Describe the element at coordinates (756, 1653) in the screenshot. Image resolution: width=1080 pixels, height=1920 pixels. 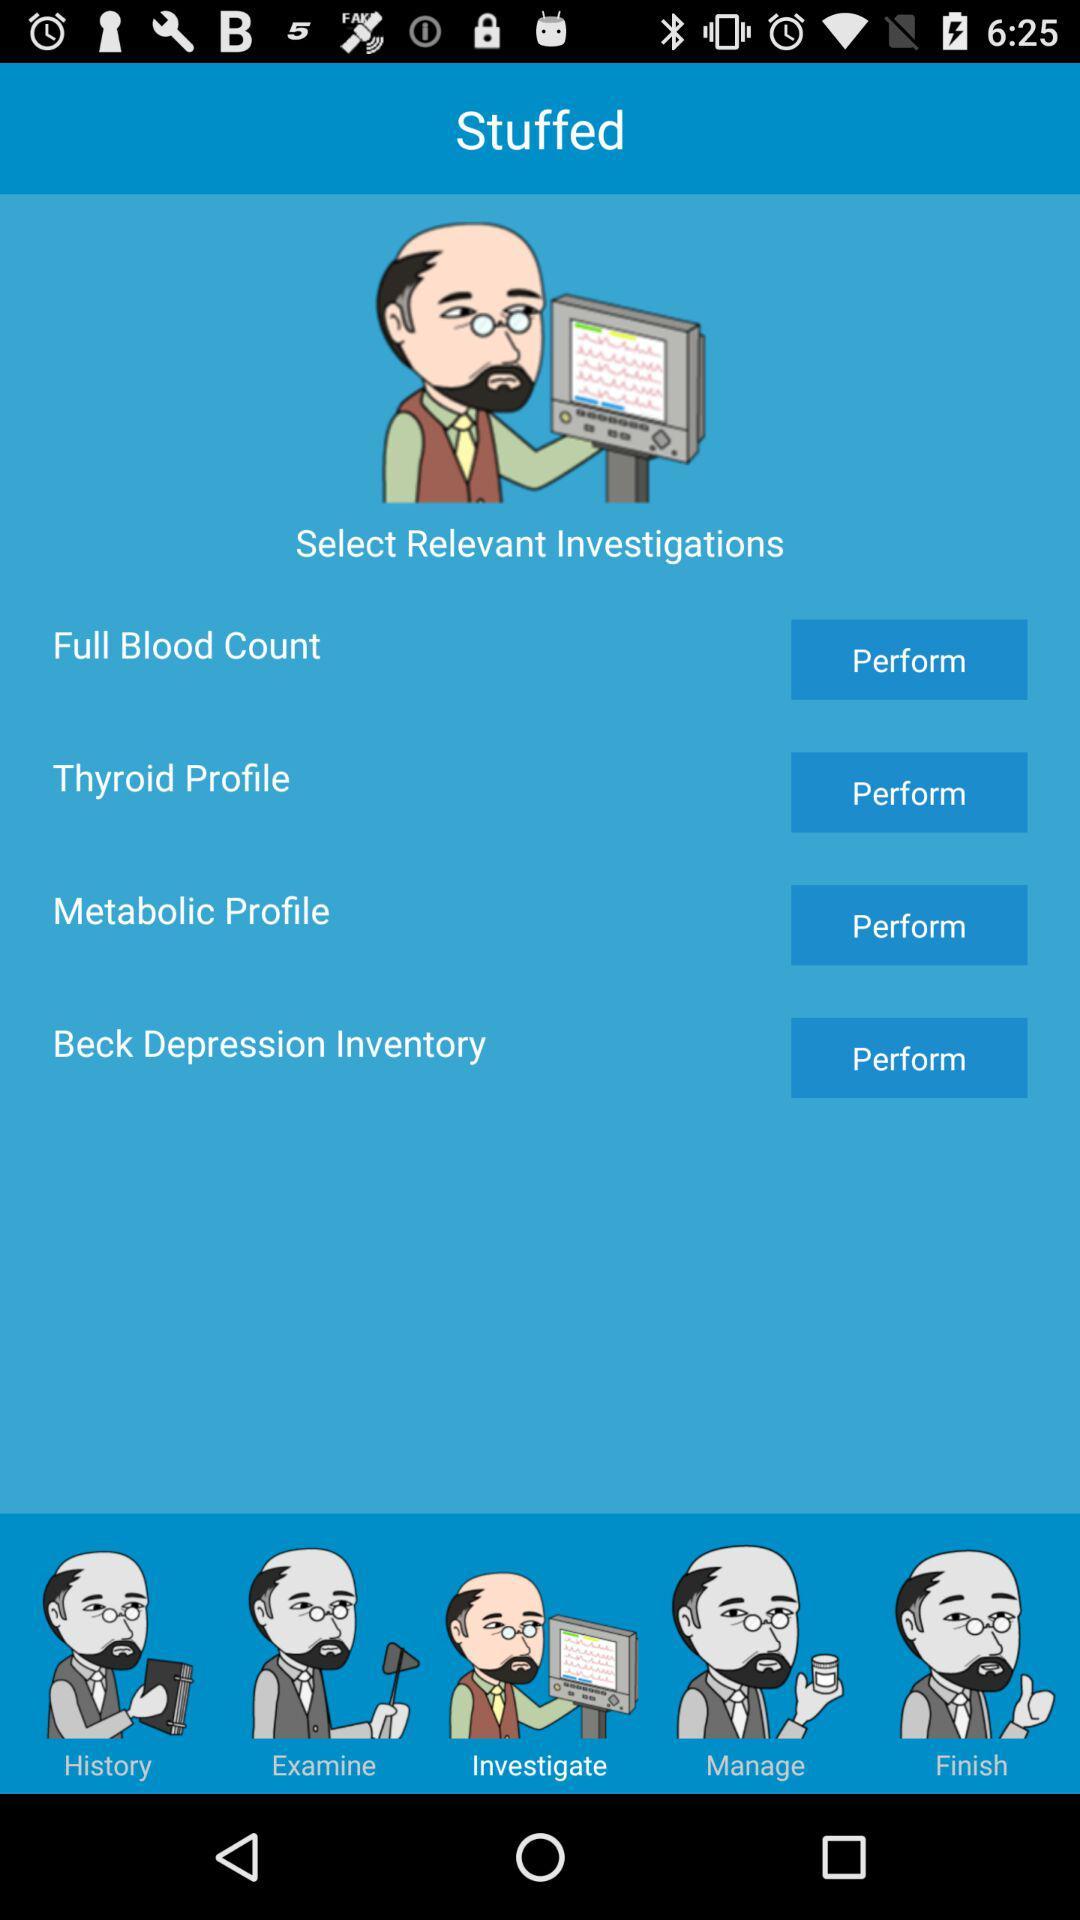
I see `the app below beck depression inventory app` at that location.